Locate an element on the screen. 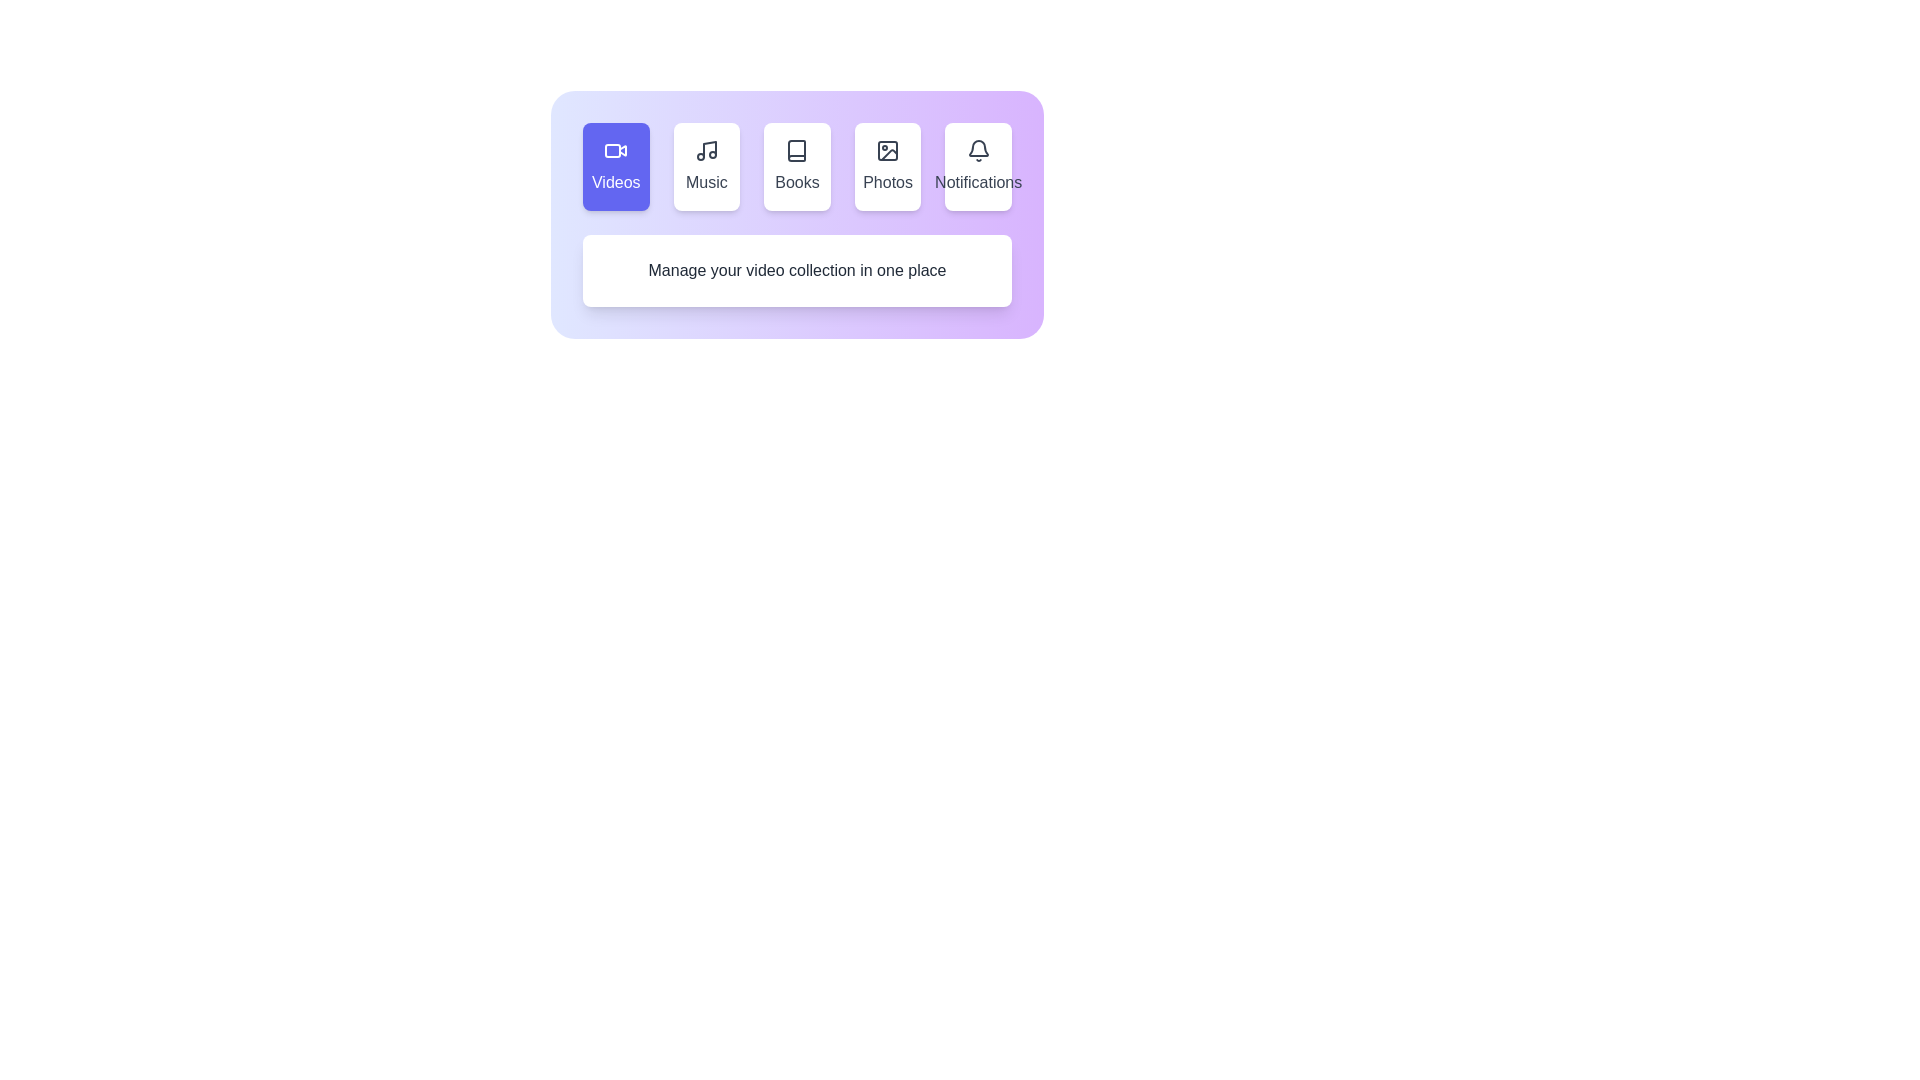 This screenshot has width=1920, height=1080. the tab labeled Photos to switch to it is located at coordinates (887, 165).